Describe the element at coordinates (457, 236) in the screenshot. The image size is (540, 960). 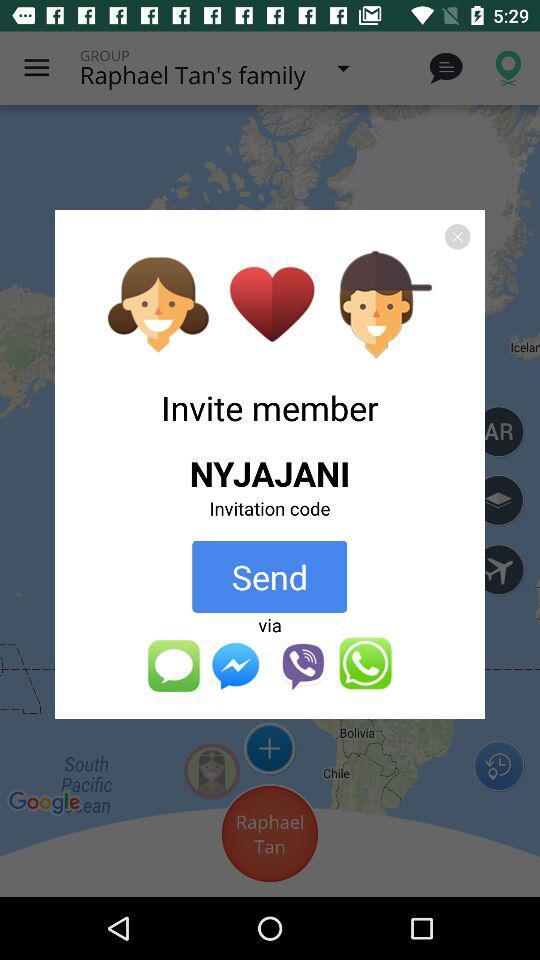
I see `option` at that location.